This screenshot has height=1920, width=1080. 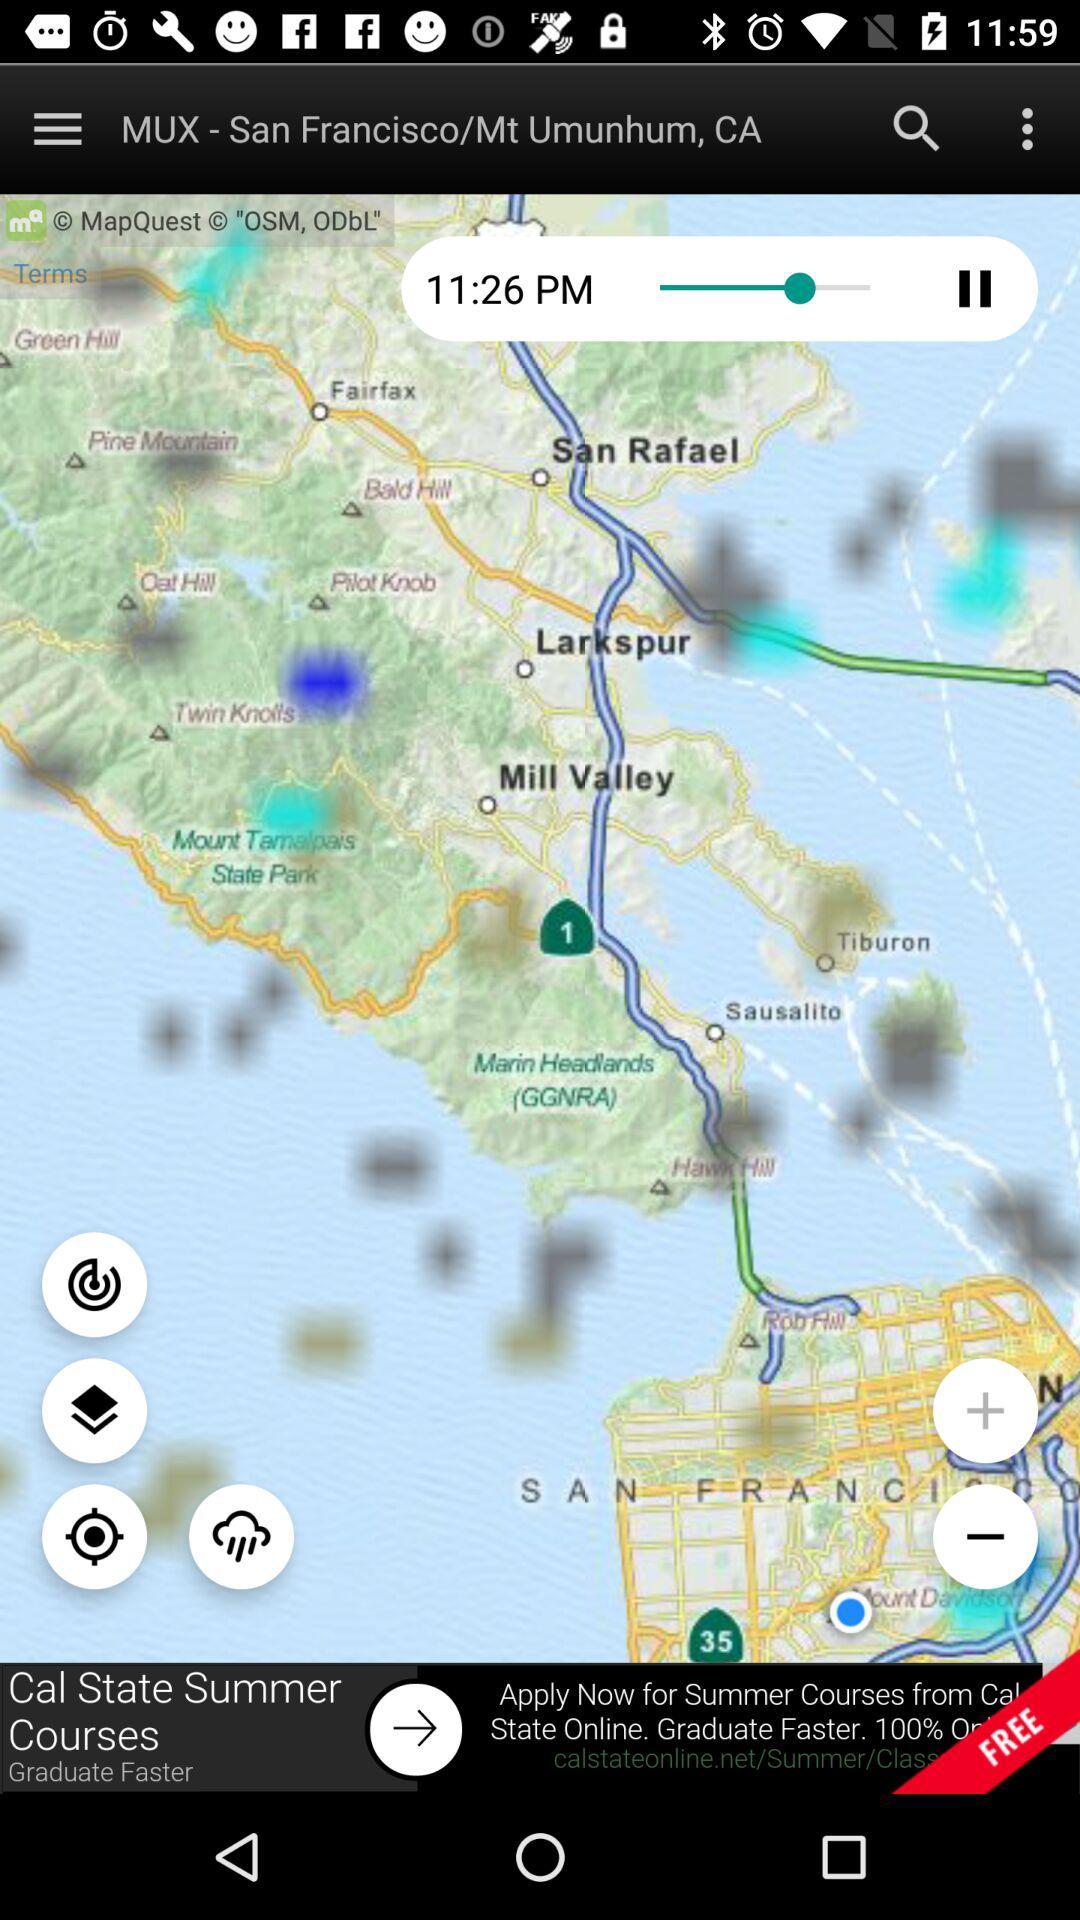 What do you see at coordinates (540, 1727) in the screenshot?
I see `see advertisement` at bounding box center [540, 1727].